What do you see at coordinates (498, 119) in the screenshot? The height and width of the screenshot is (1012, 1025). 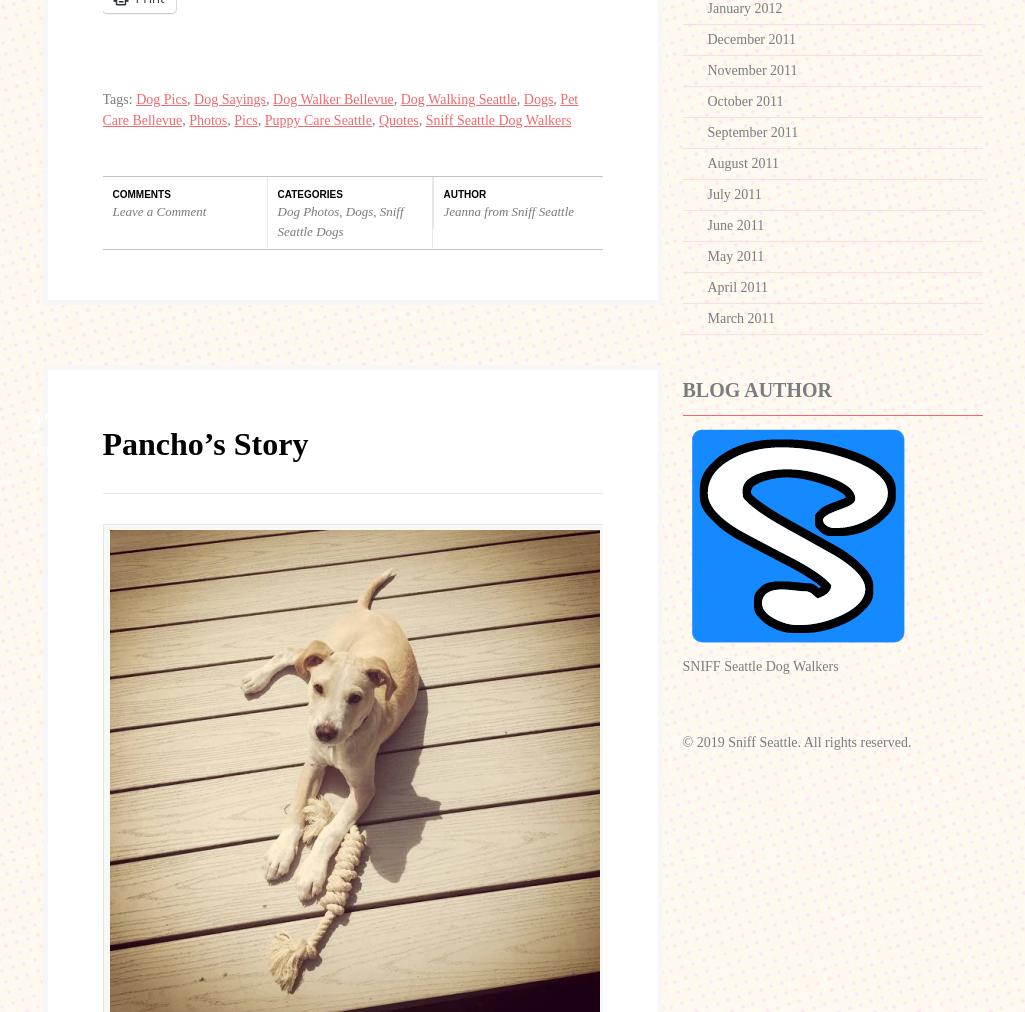 I see `'Sniff Seattle Dog Walkers'` at bounding box center [498, 119].